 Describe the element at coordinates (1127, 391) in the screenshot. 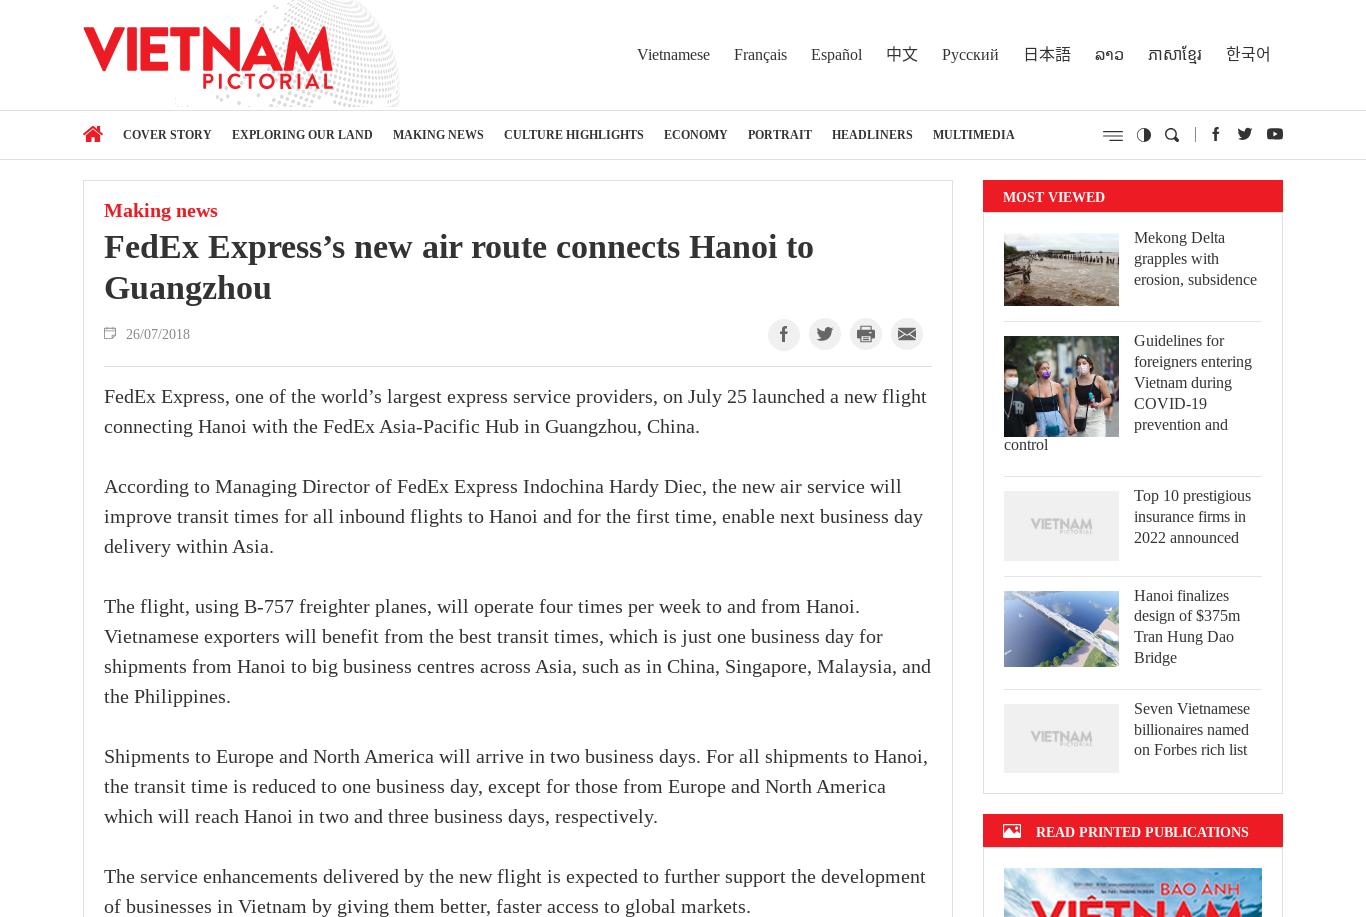

I see `'Guidelines for foreigners entering Vietnam during COVID-19 prevention and control'` at that location.